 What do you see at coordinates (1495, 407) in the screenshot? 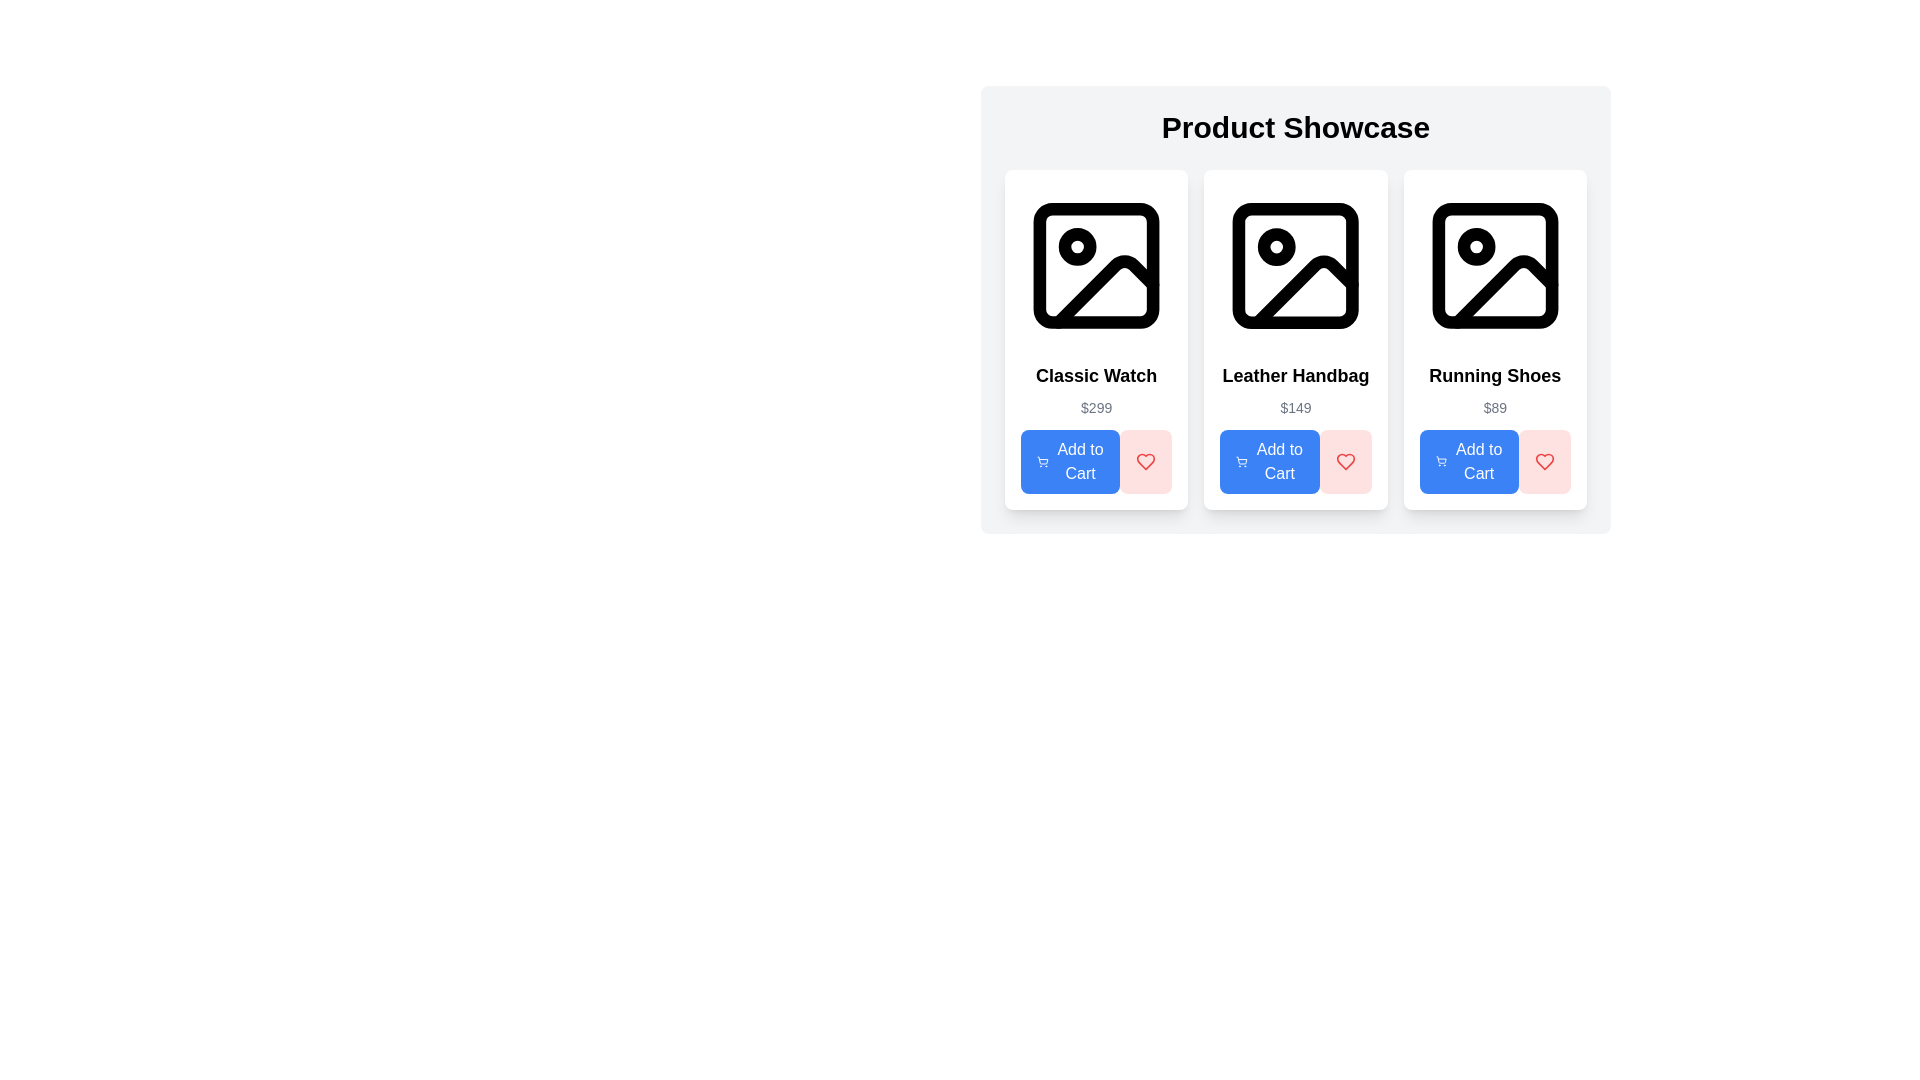
I see `the price text label in the third product card located beneath the title 'Running Shoes' and above the 'Add to Cart' button` at bounding box center [1495, 407].